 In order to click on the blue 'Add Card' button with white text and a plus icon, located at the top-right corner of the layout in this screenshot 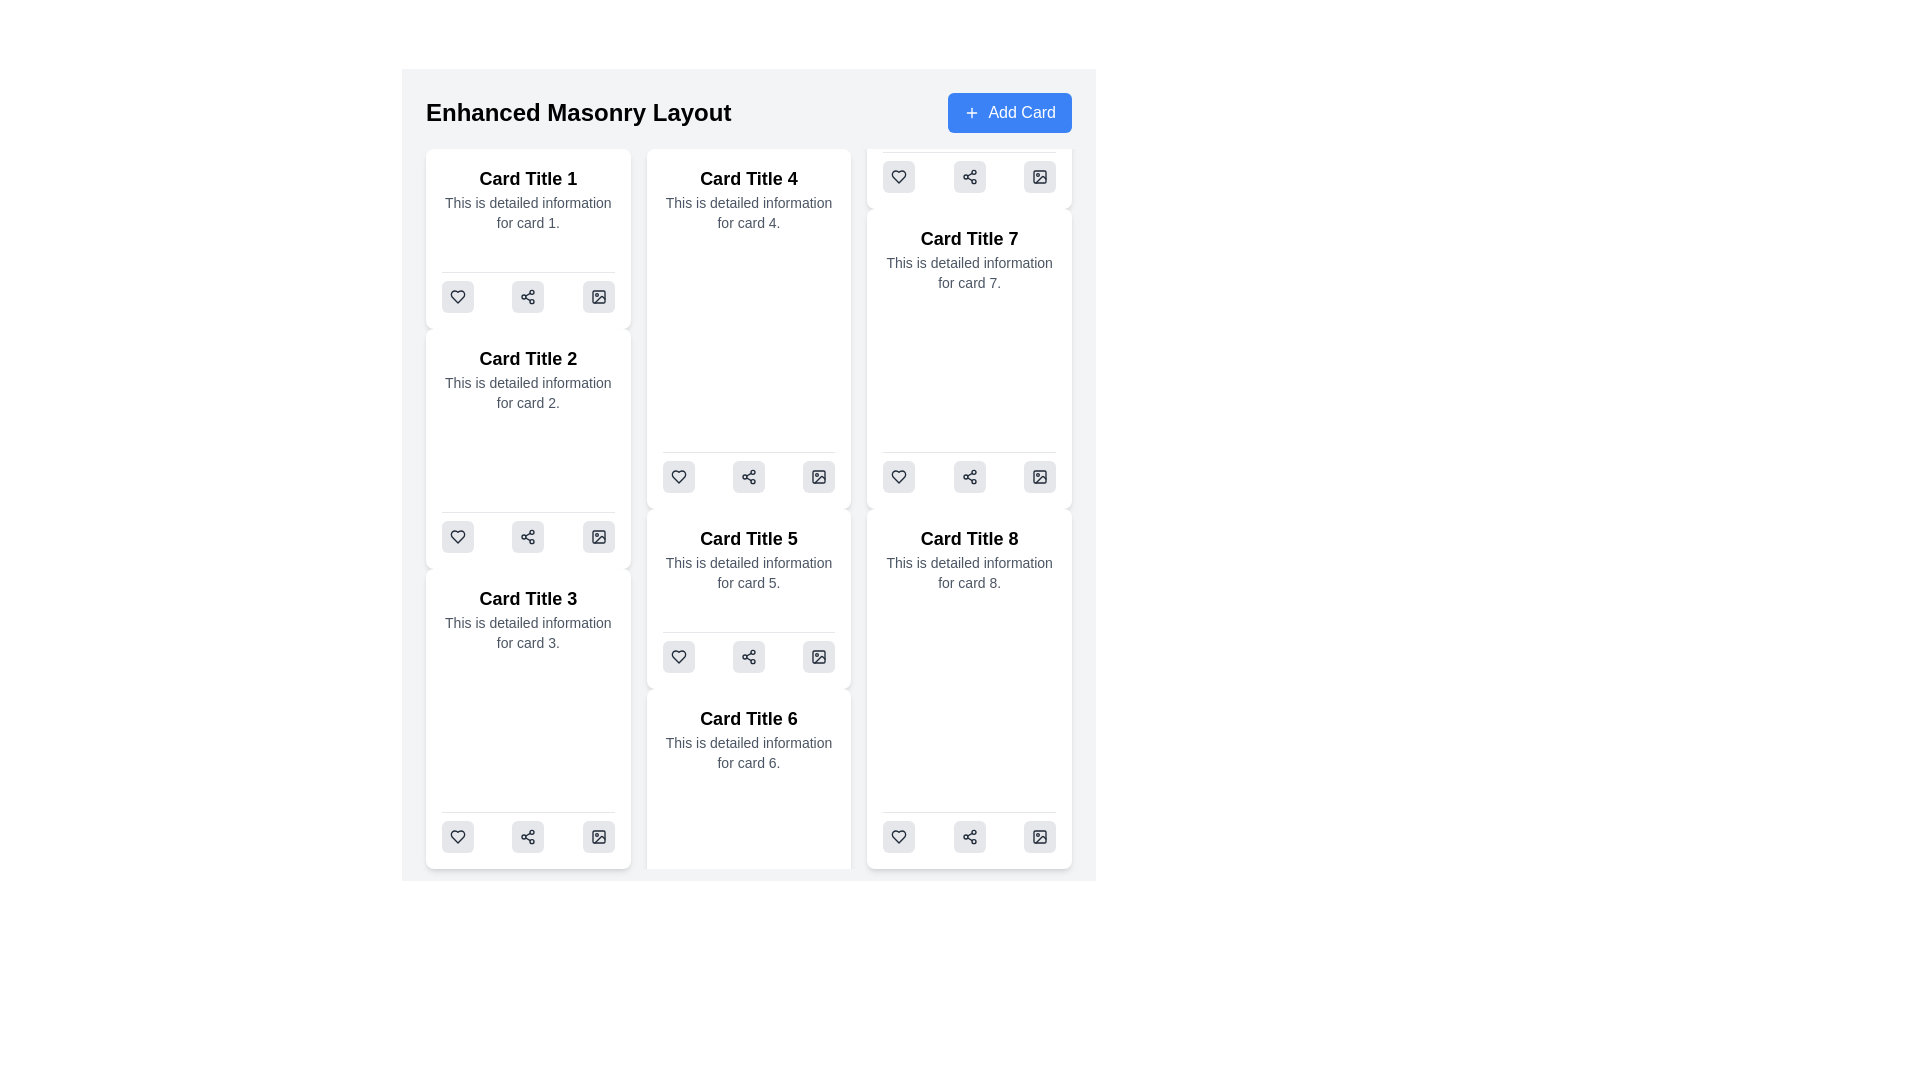, I will do `click(1010, 112)`.